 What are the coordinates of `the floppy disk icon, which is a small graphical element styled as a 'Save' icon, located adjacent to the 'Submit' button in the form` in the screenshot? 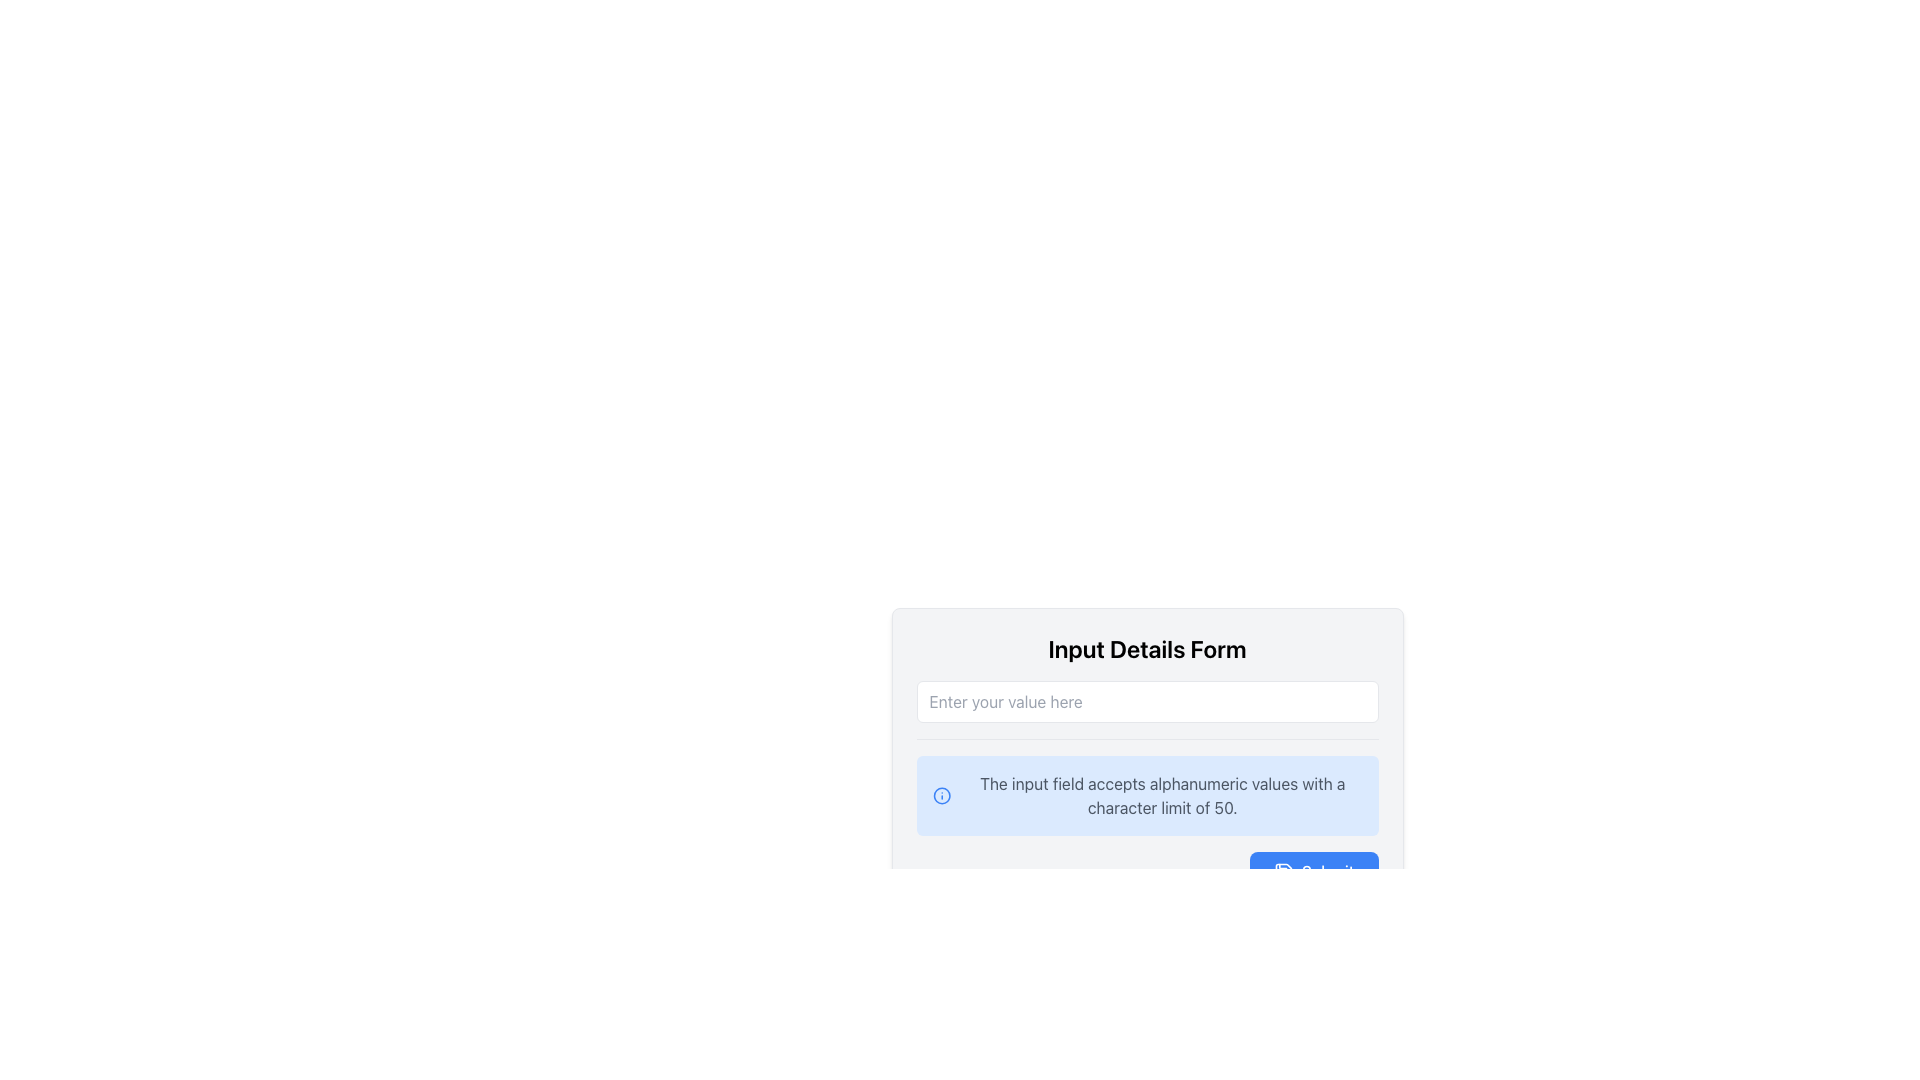 It's located at (1283, 870).